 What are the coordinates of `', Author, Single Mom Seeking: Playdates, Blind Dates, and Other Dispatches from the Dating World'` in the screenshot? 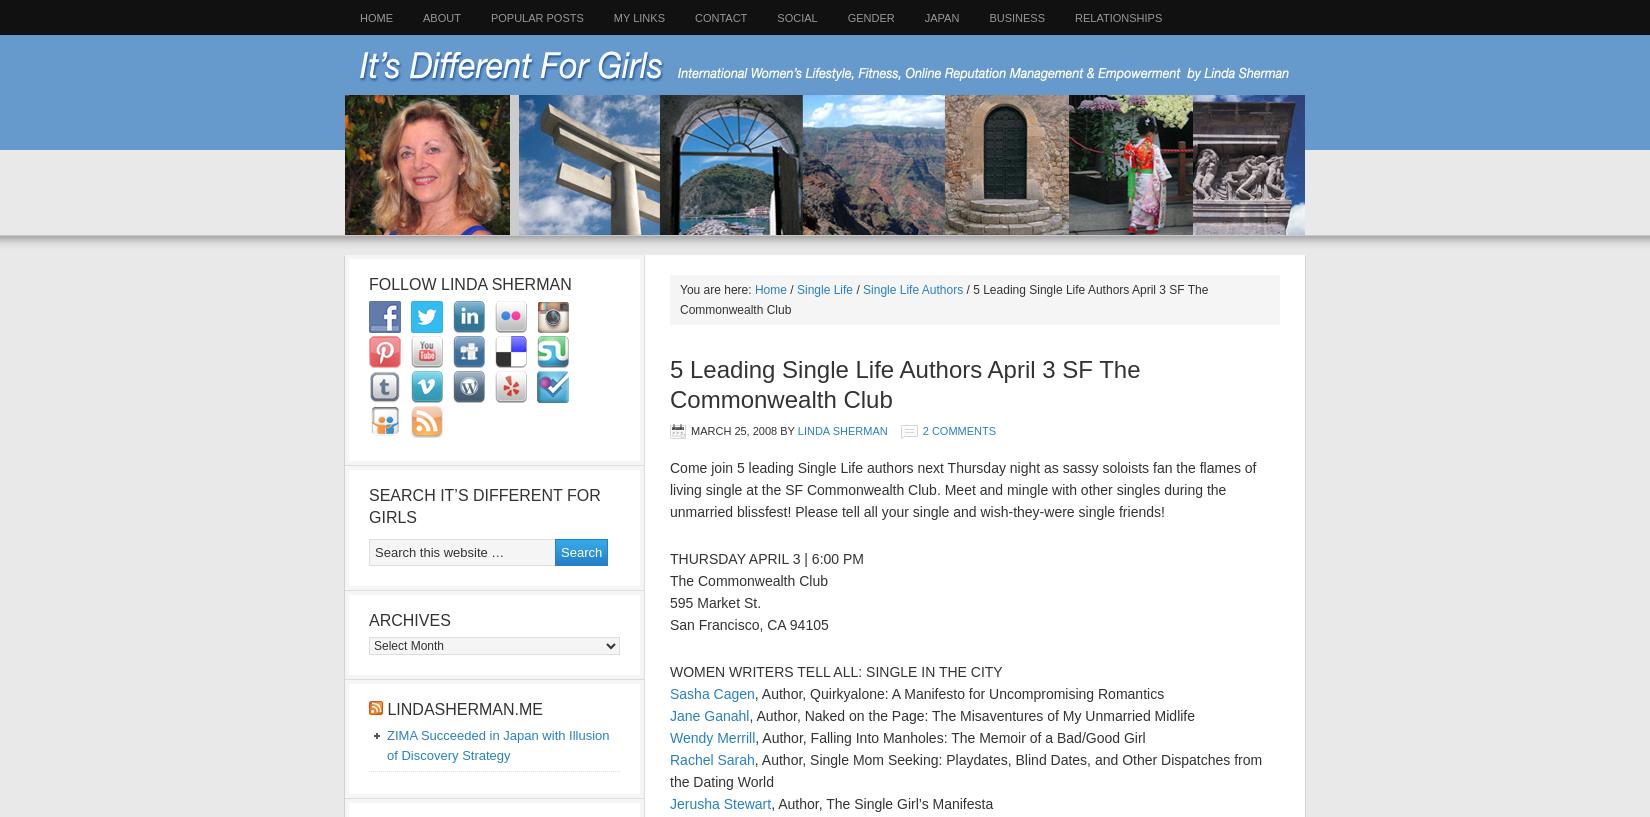 It's located at (966, 771).